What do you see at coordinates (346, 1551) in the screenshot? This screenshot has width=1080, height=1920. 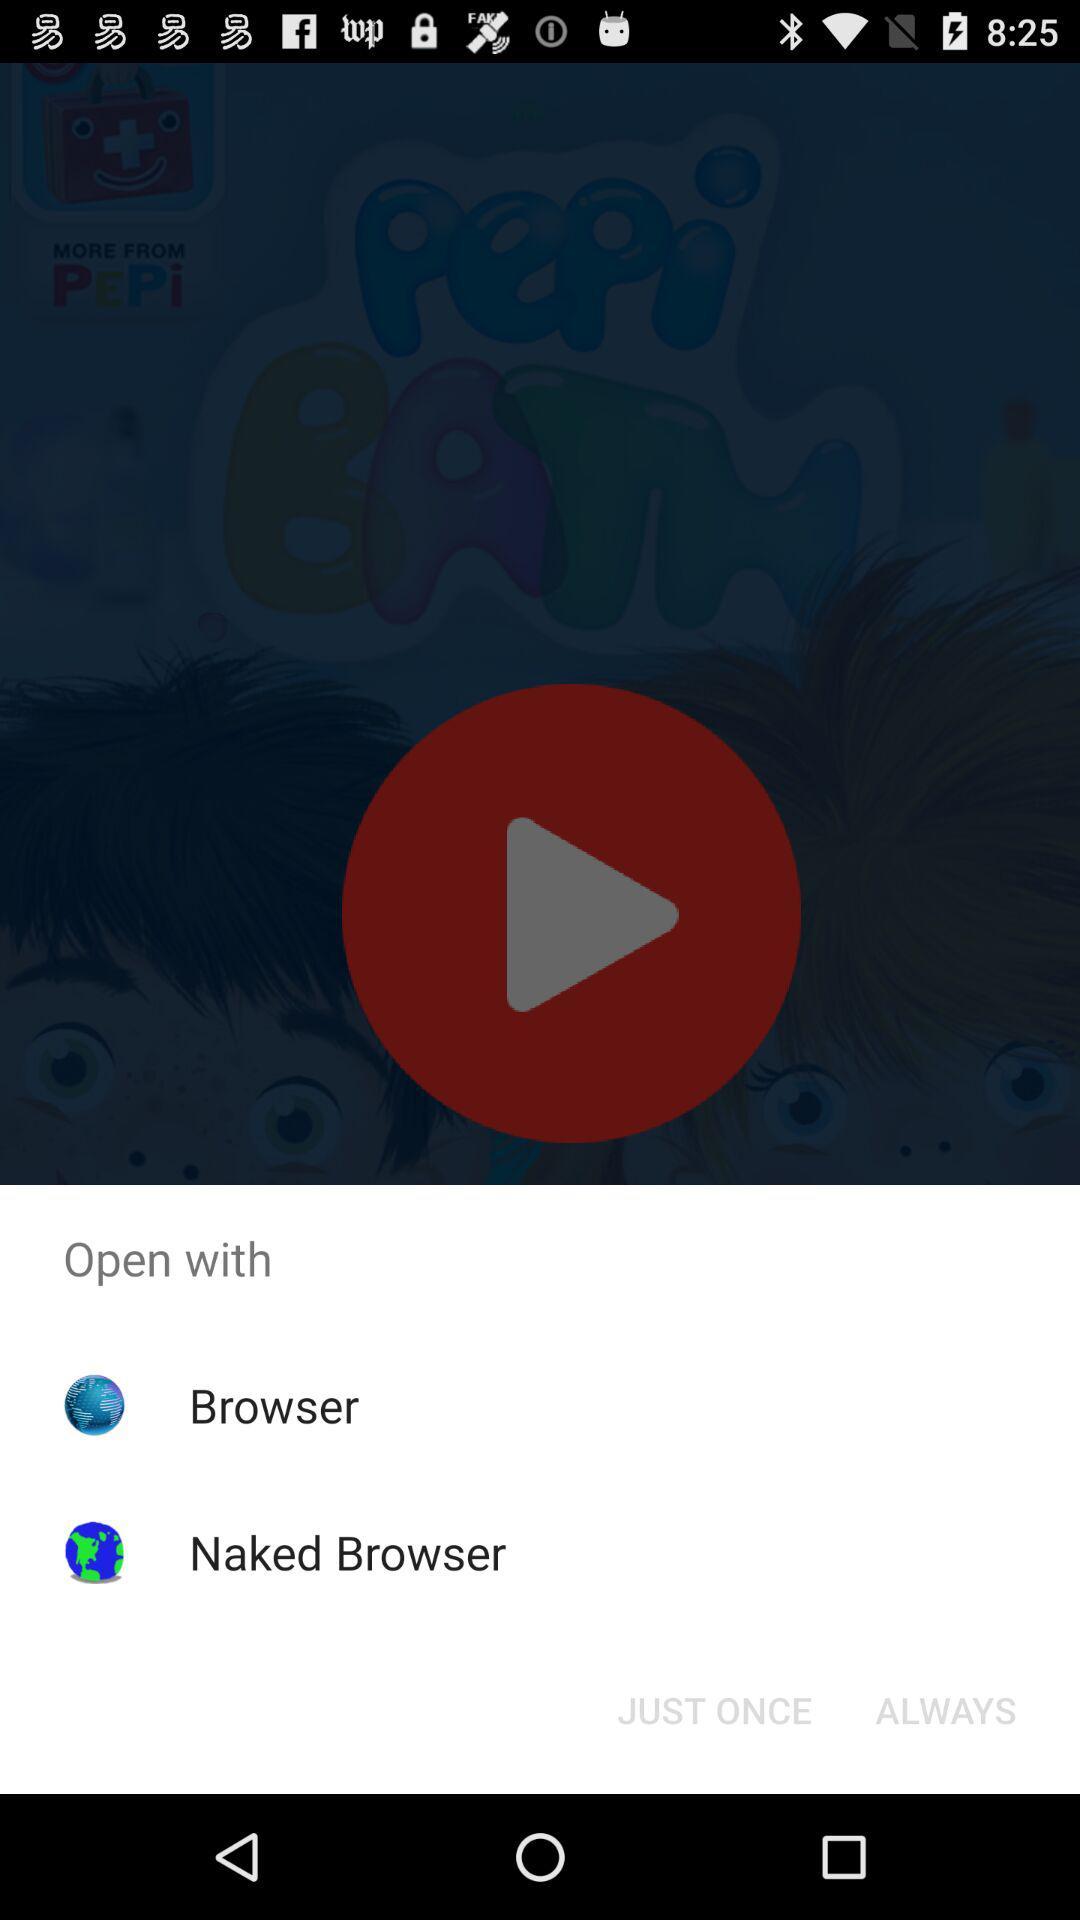 I see `app below the browser icon` at bounding box center [346, 1551].